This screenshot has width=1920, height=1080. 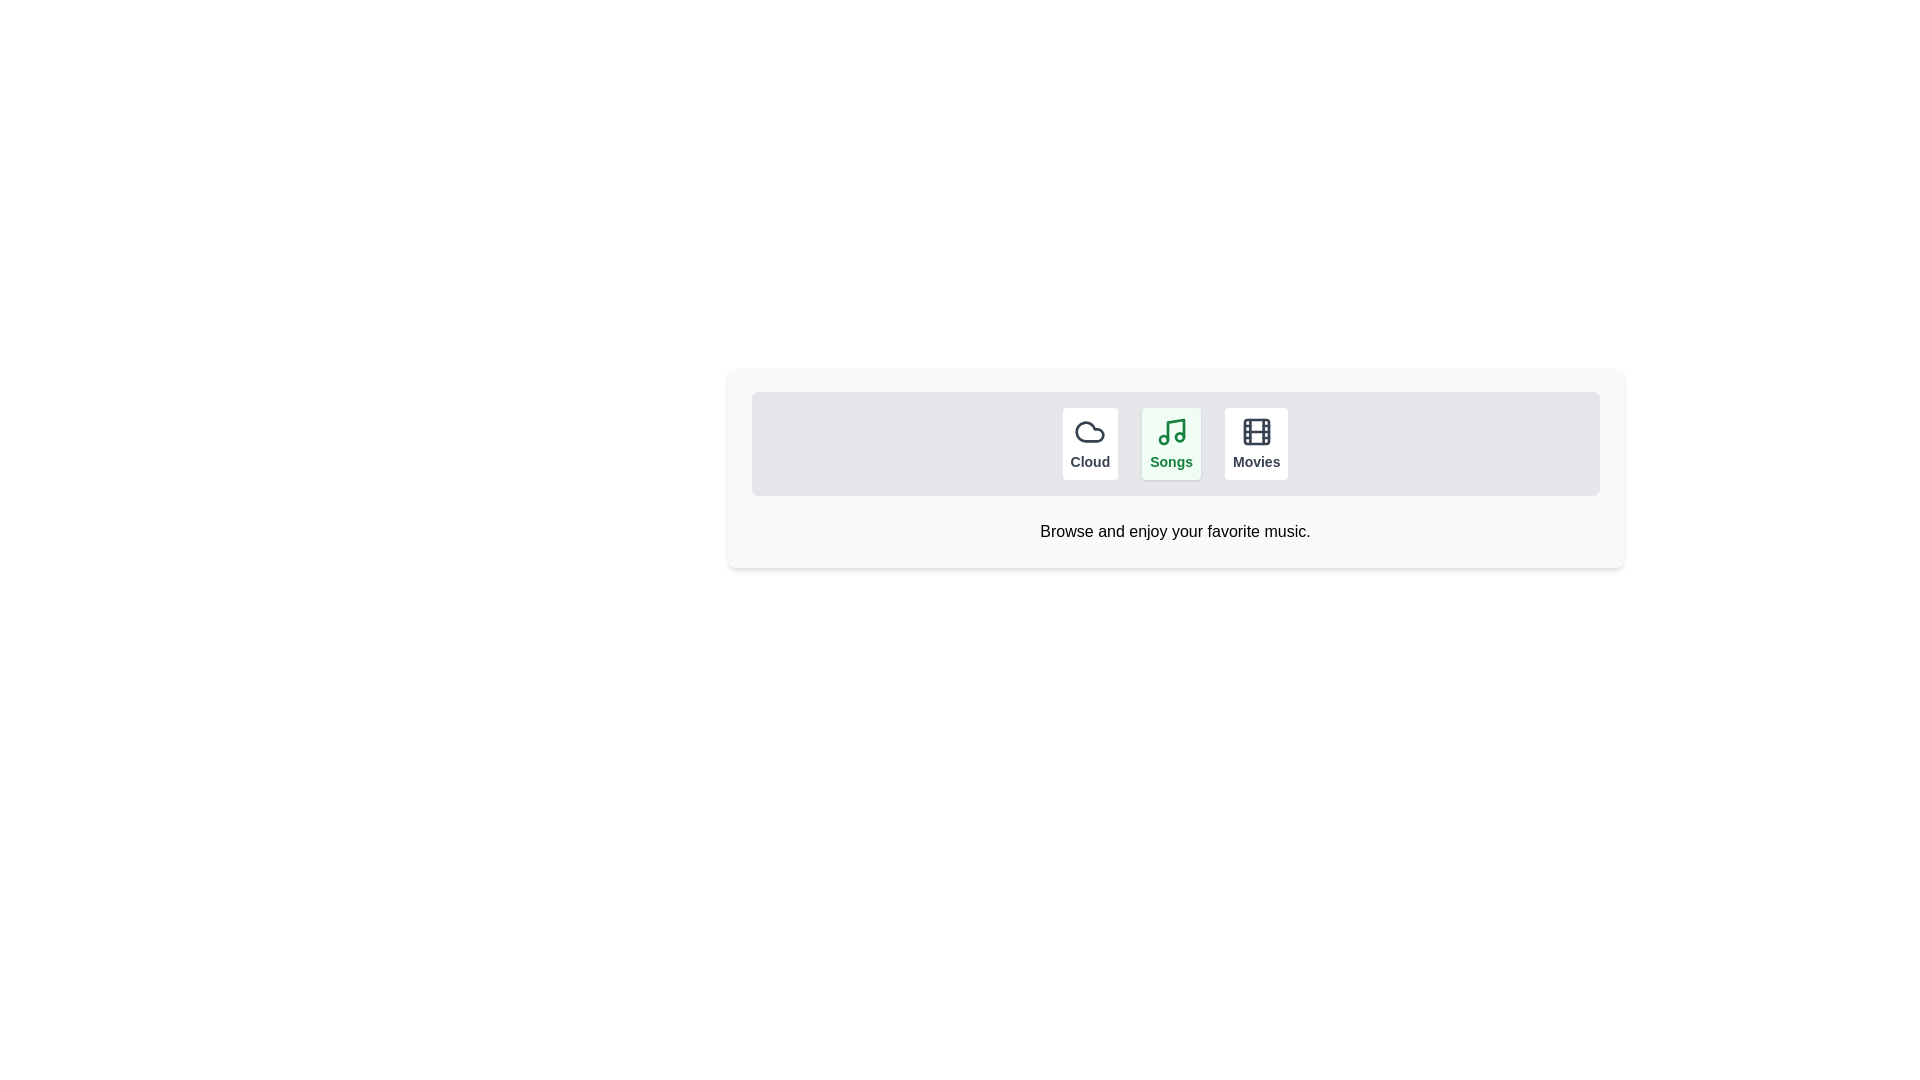 I want to click on the interactive button labeled 'Cloud', which is the first button in a row of three, so click(x=1089, y=442).